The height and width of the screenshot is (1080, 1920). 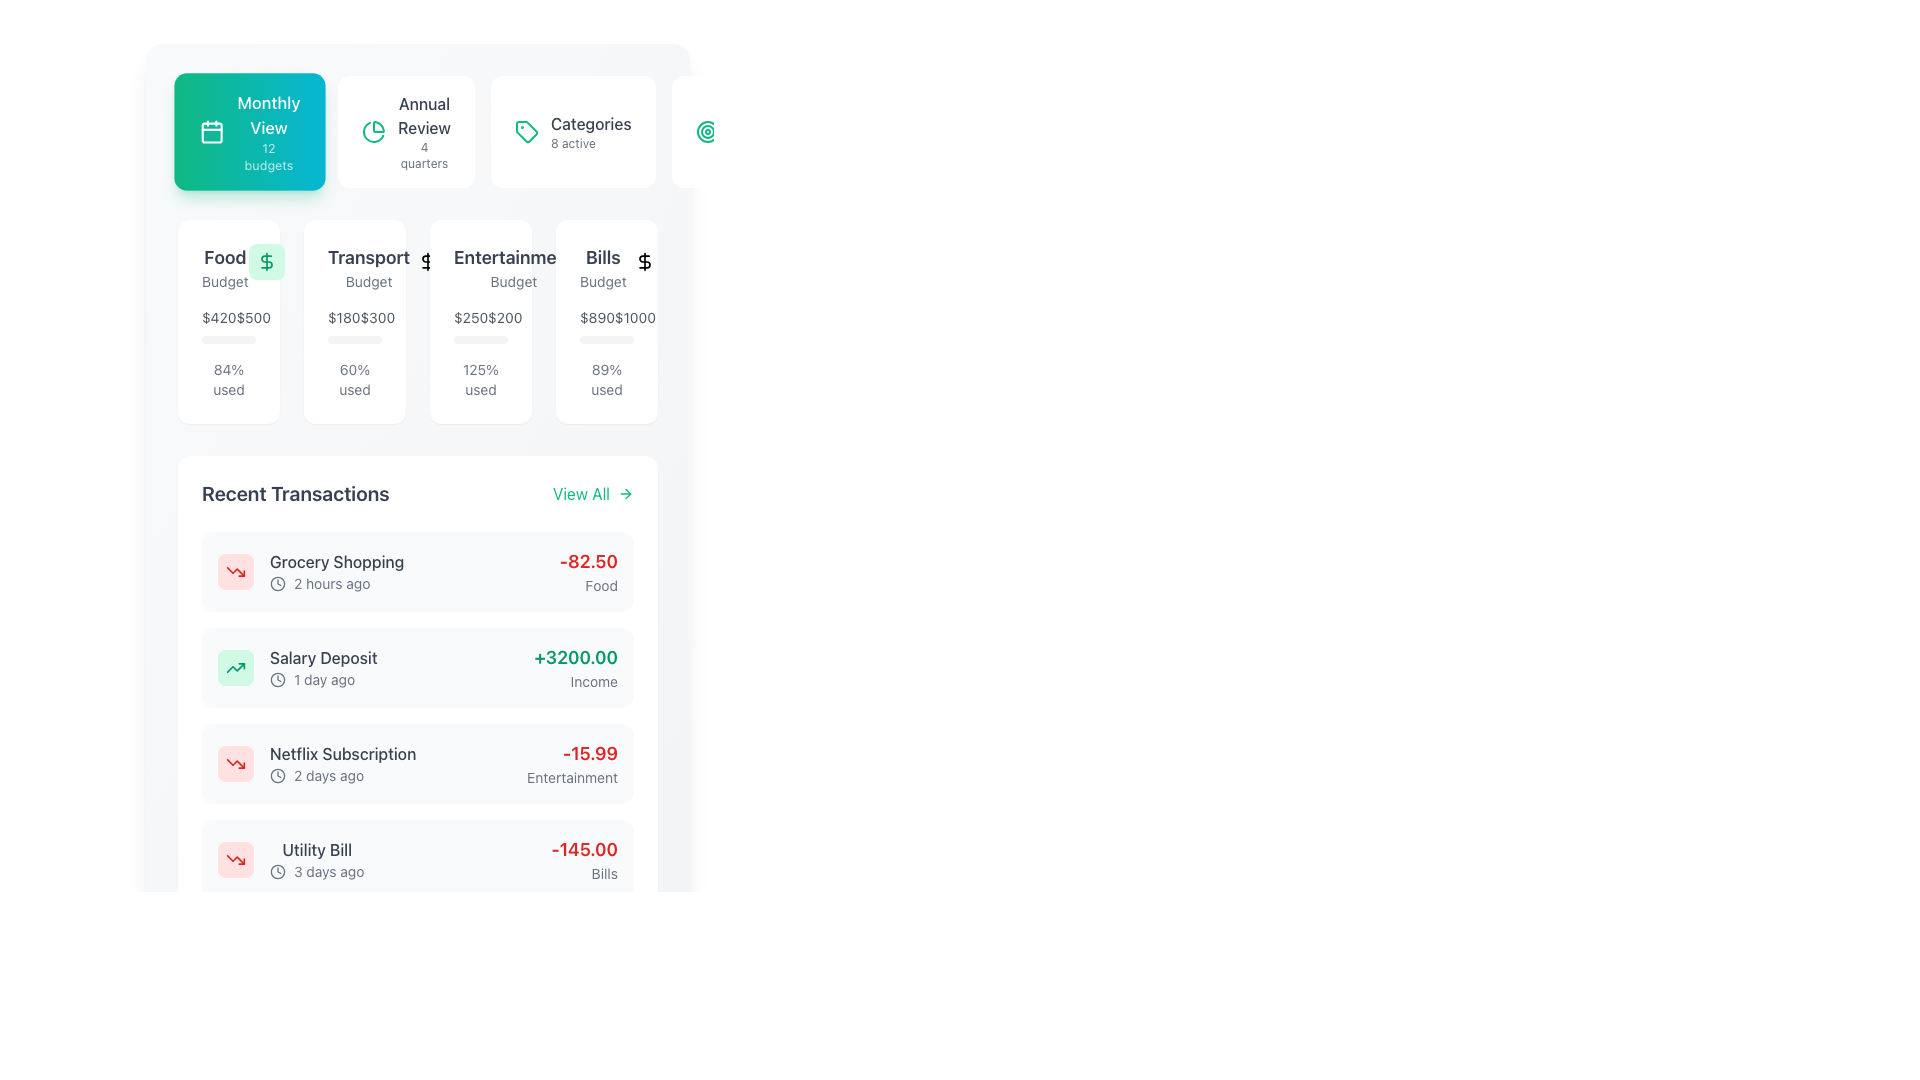 I want to click on the text label displaying '60% used' in the lower section of the 'Transport Budget' card, so click(x=355, y=380).